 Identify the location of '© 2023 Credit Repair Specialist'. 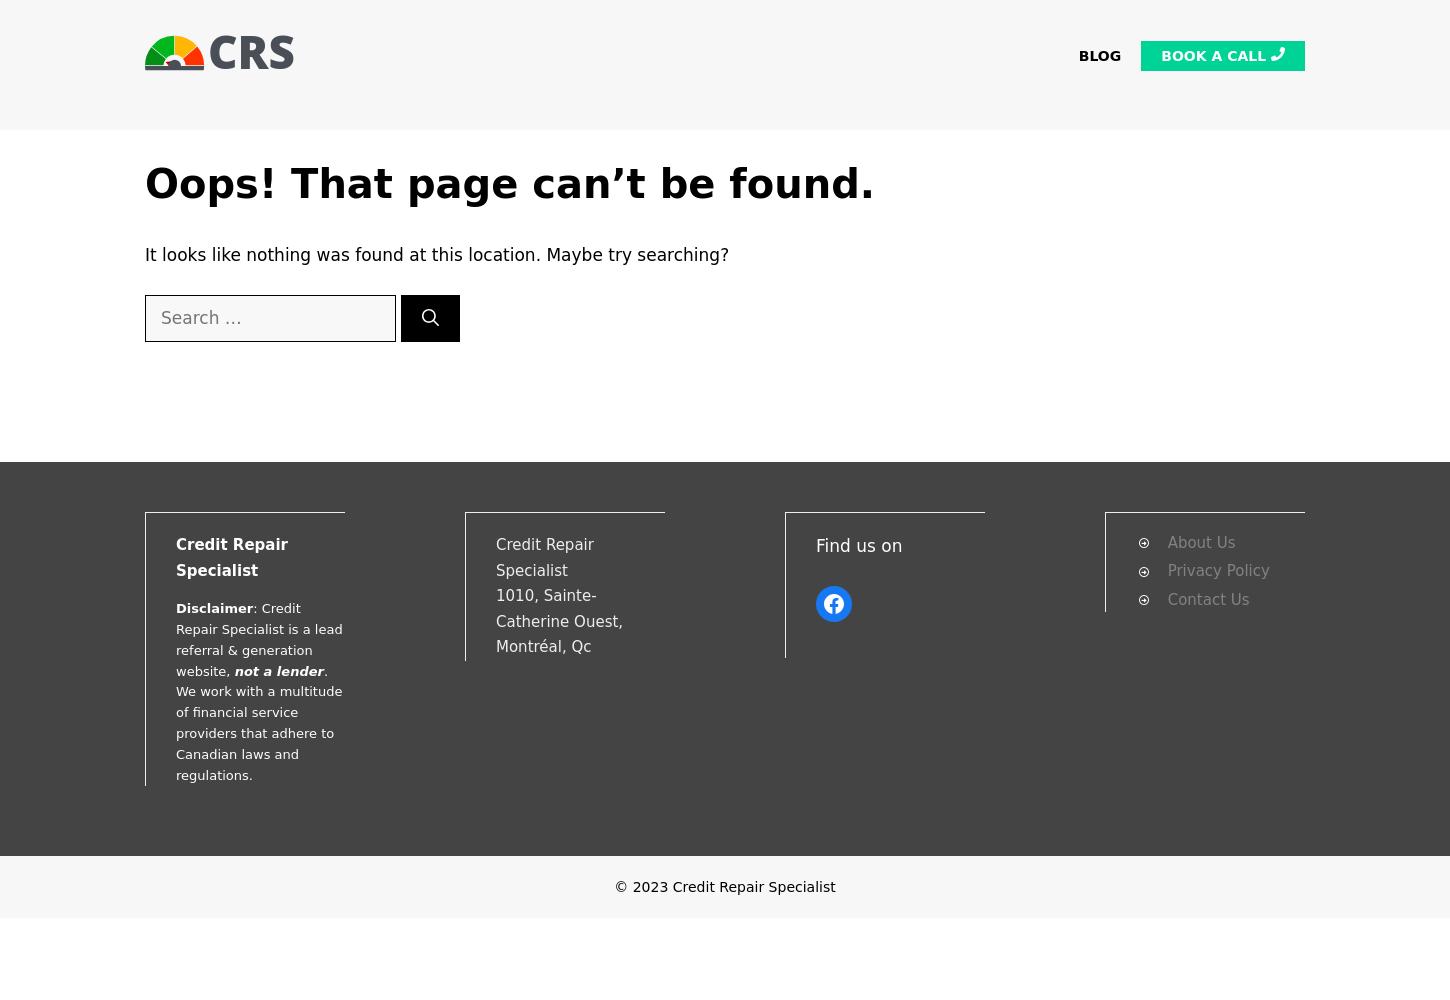
(723, 886).